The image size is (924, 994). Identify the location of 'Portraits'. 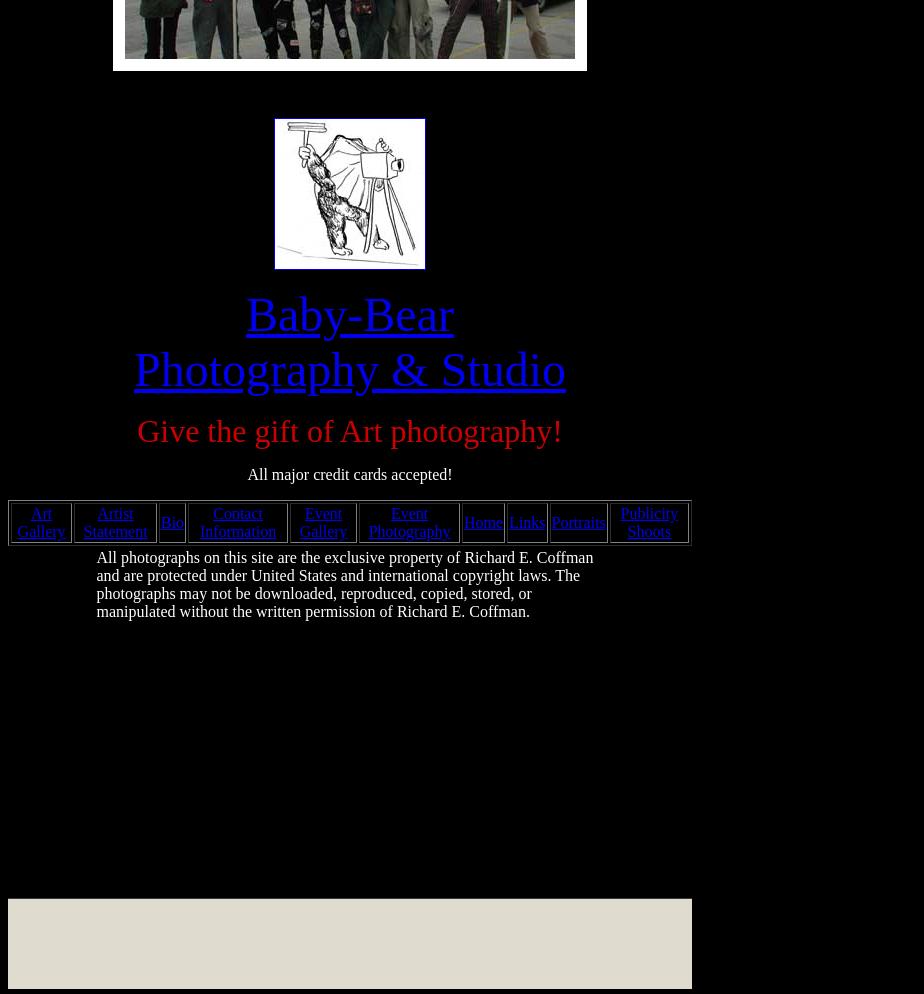
(577, 522).